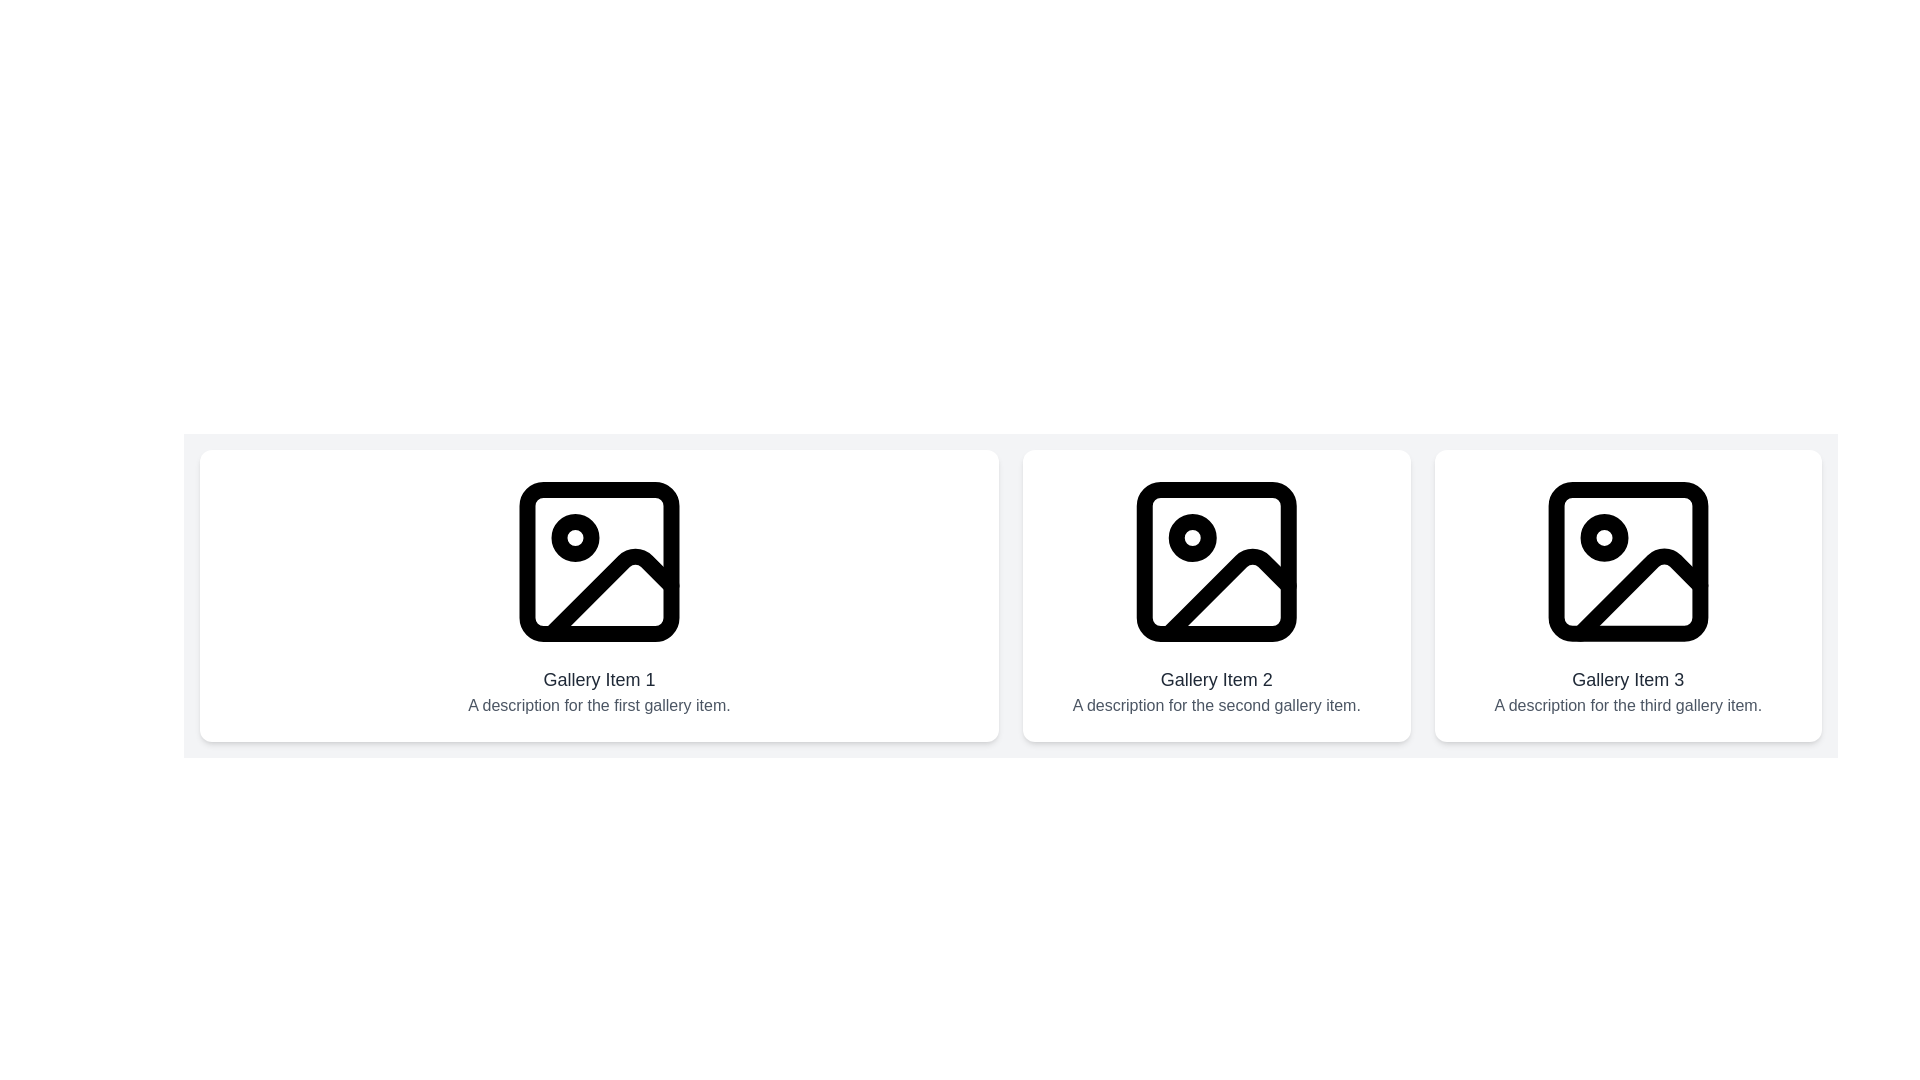  What do you see at coordinates (598, 678) in the screenshot?
I see `the Text label that serves as the title of the first gallery item, which is positioned above a descriptive text element in the first column of the gallery layout` at bounding box center [598, 678].